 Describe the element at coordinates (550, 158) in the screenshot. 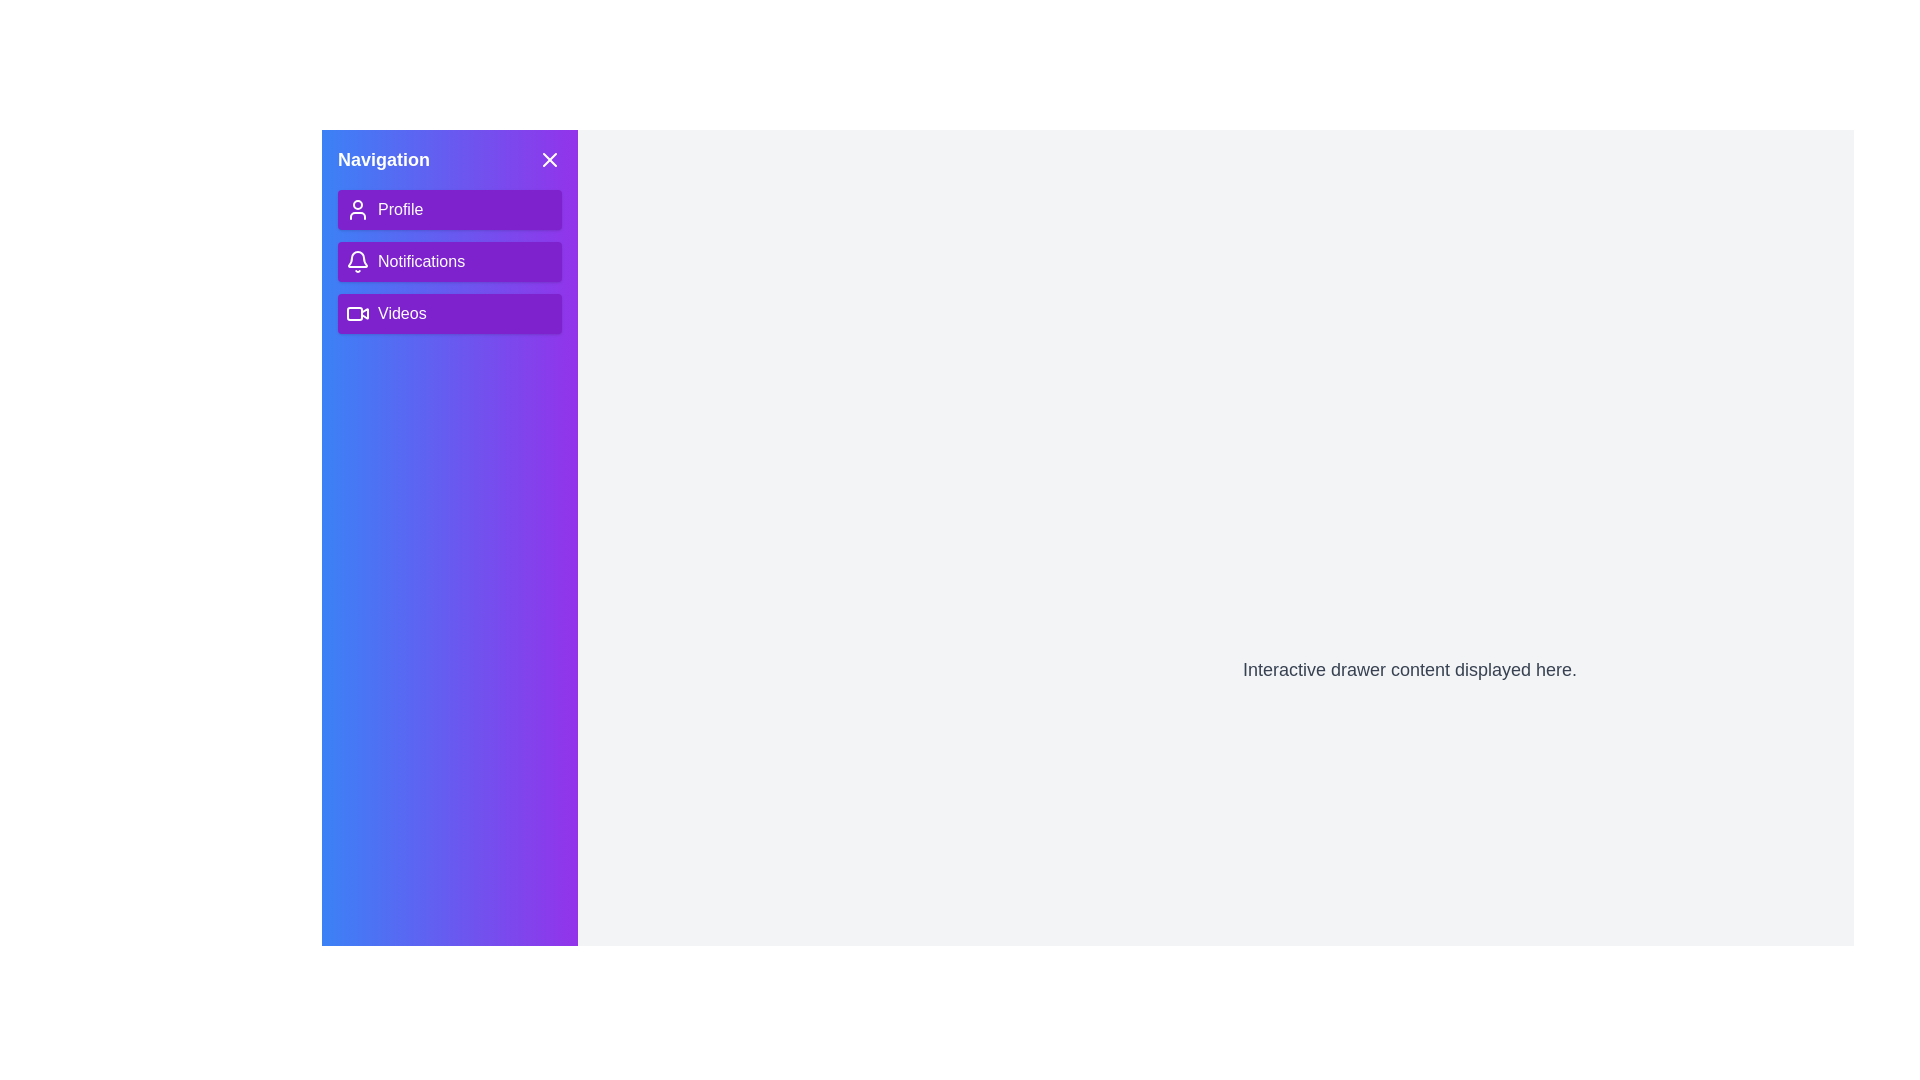

I see `the close button (X icon) to toggle the visibility of the drawer` at that location.